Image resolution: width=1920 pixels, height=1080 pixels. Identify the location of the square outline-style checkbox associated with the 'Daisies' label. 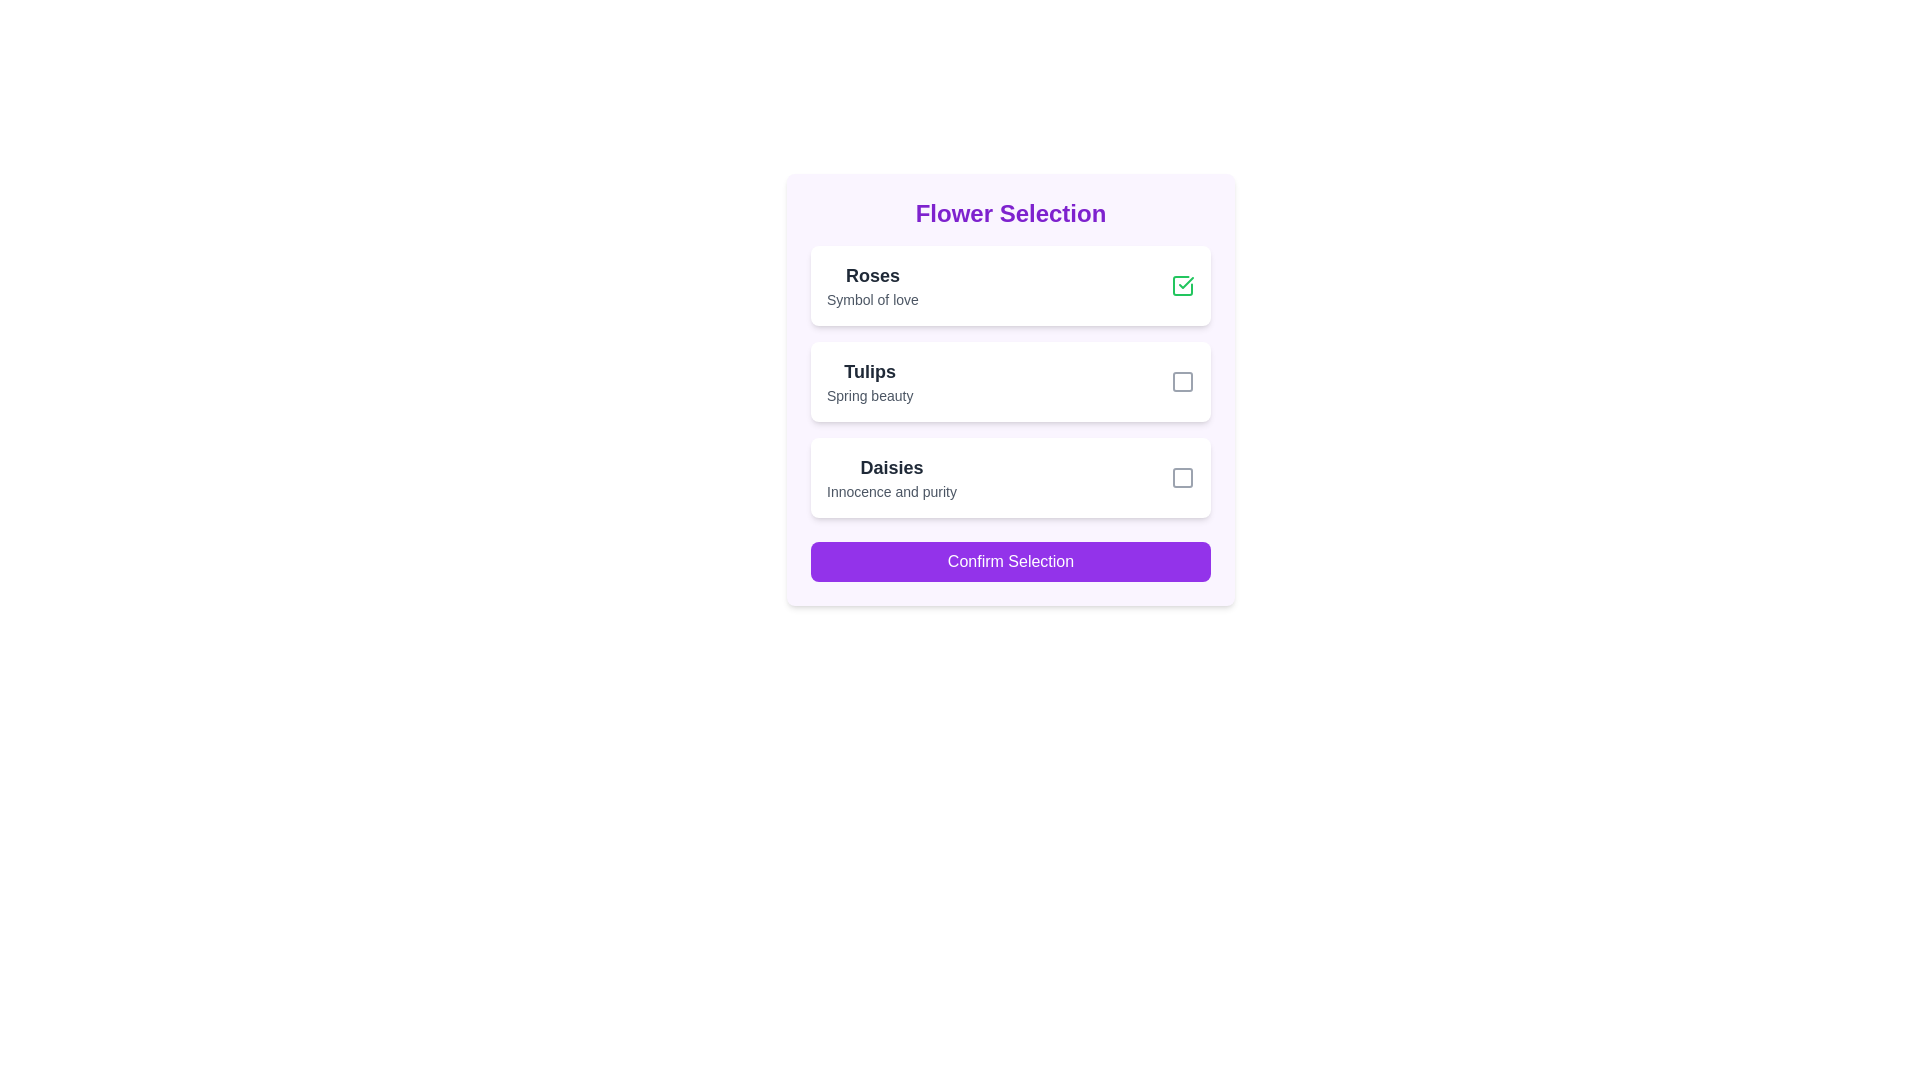
(1182, 478).